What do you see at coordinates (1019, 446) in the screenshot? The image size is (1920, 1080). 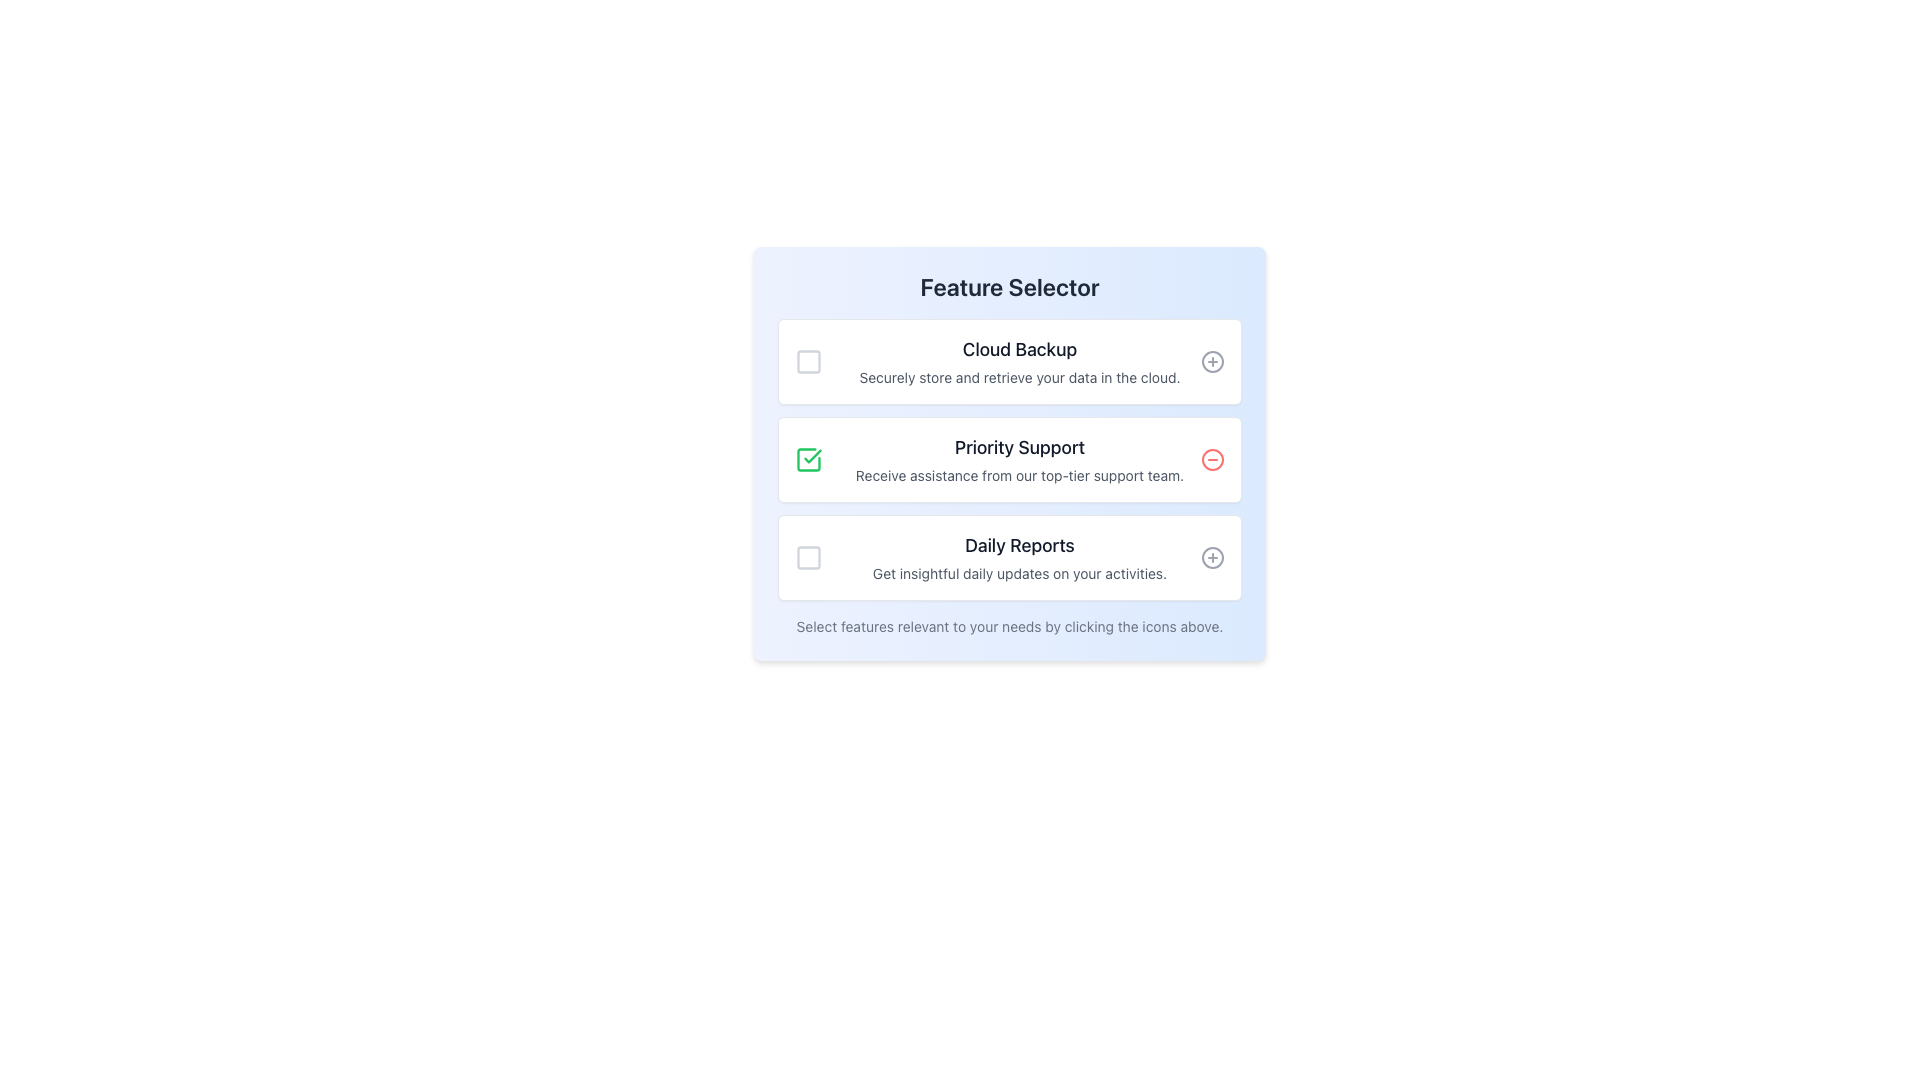 I see `the 'Priority Support' title text label located in the middle section of the 'Feature Selector' dialog above the explanatory text` at bounding box center [1019, 446].